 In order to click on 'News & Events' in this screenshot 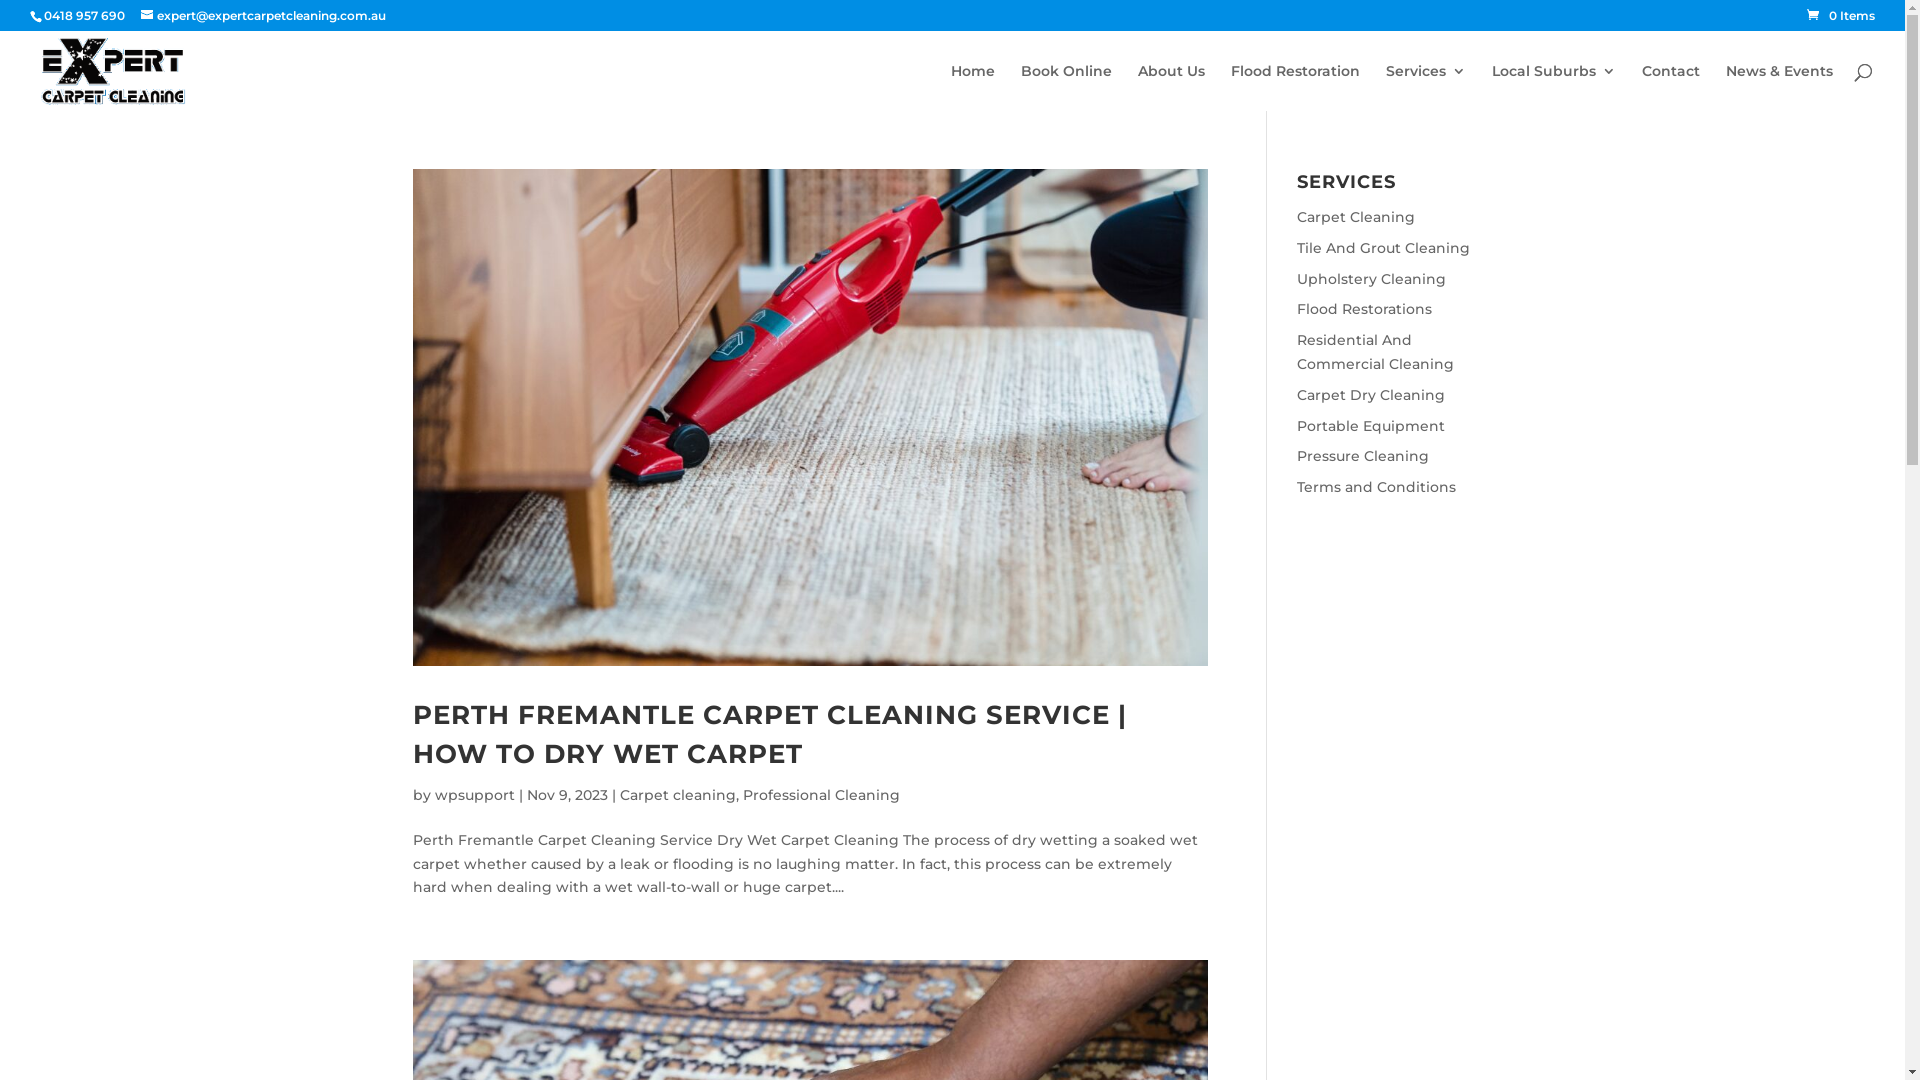, I will do `click(1779, 86)`.